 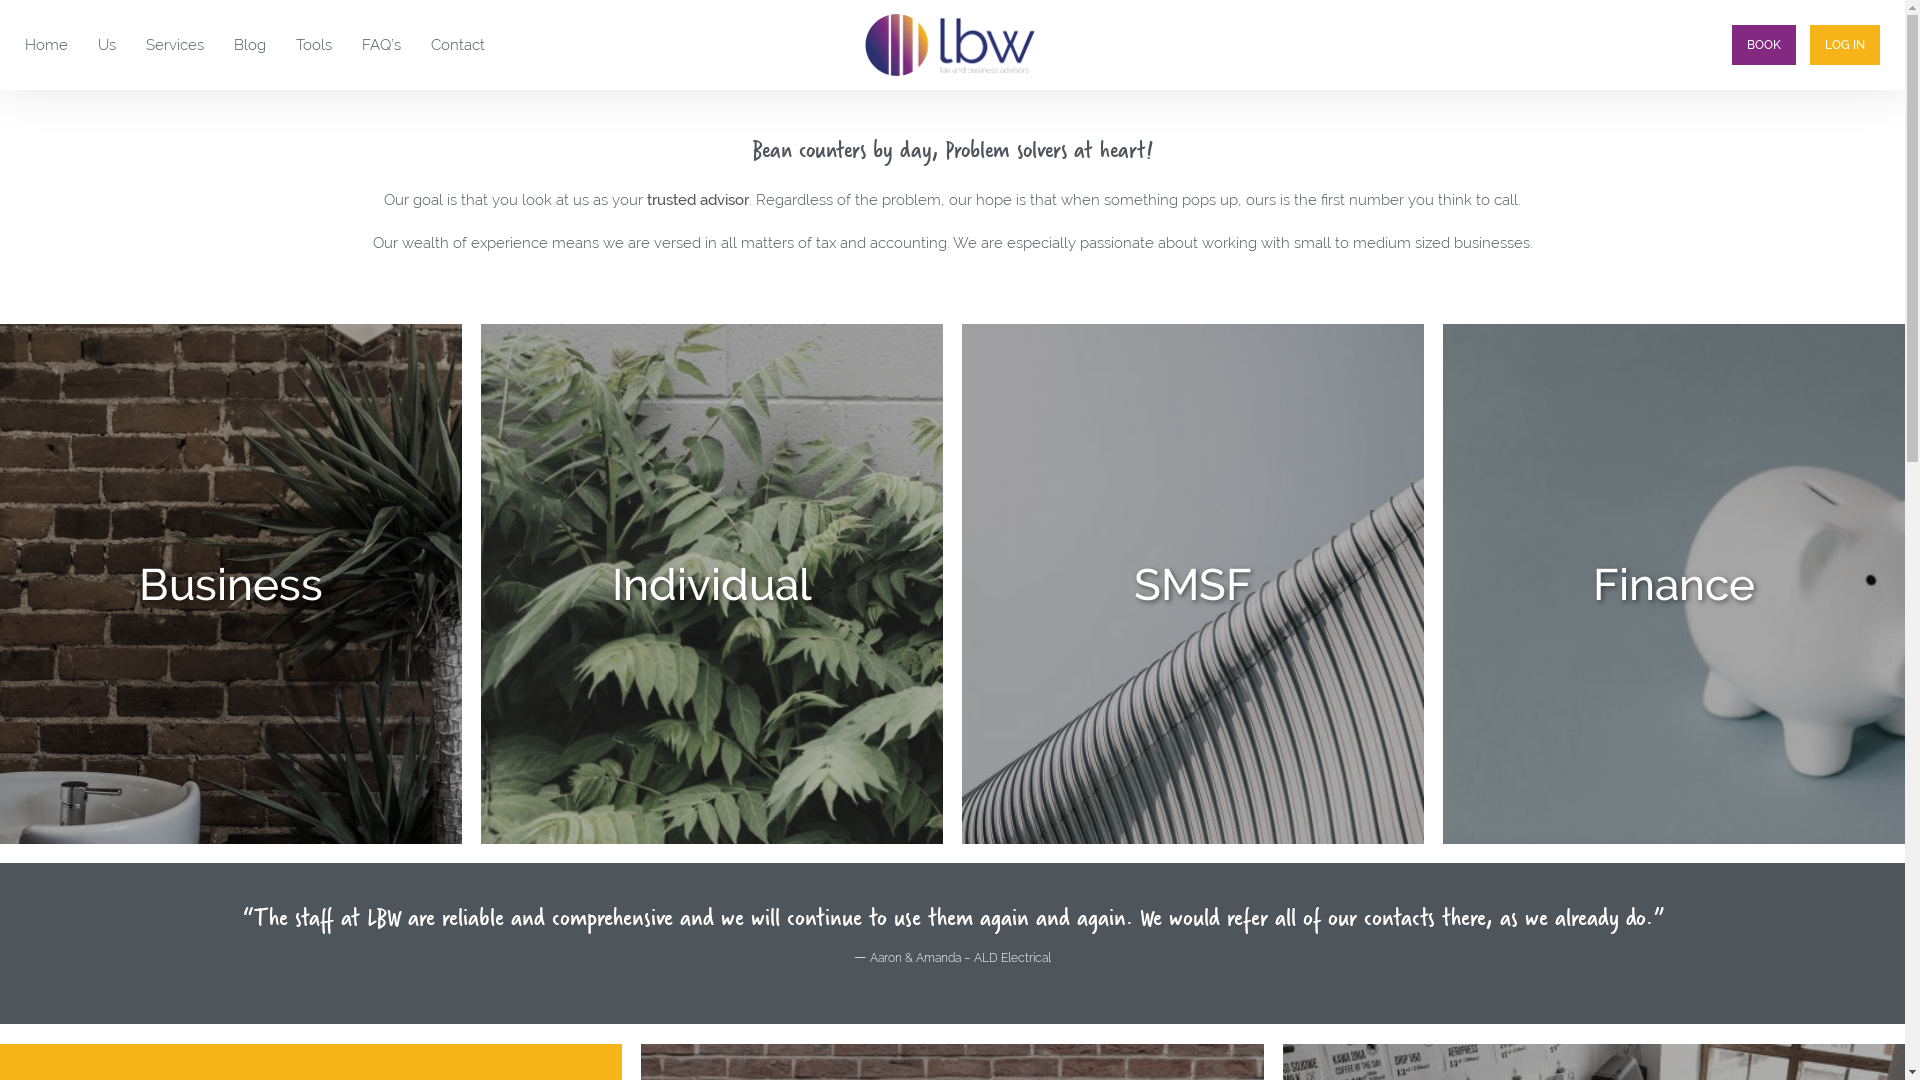 What do you see at coordinates (248, 45) in the screenshot?
I see `'Blog'` at bounding box center [248, 45].